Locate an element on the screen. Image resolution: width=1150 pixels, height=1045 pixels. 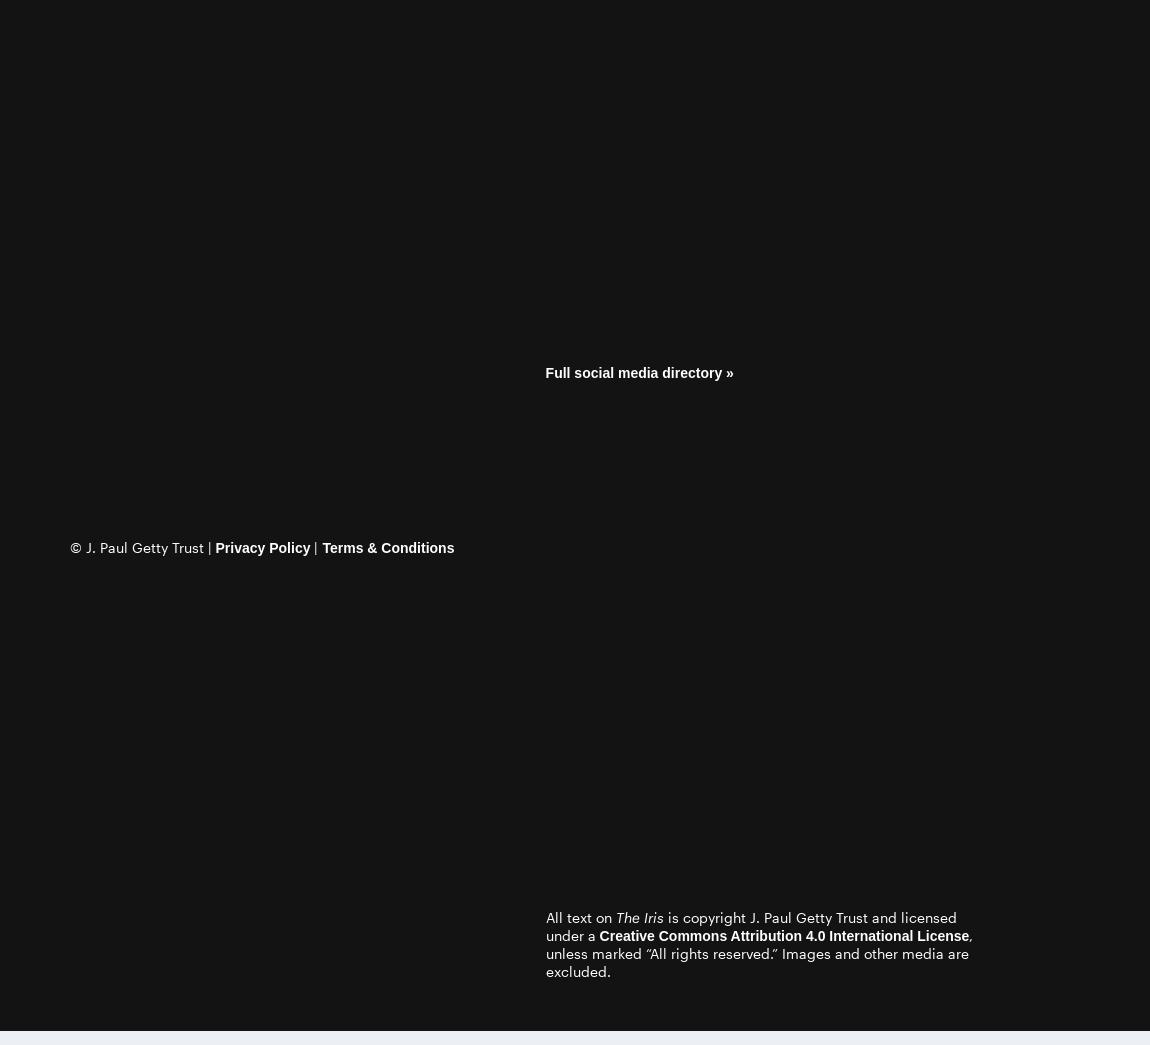
'is copyright J. Paul Getty Trust and licensed under a' is located at coordinates (749, 925).